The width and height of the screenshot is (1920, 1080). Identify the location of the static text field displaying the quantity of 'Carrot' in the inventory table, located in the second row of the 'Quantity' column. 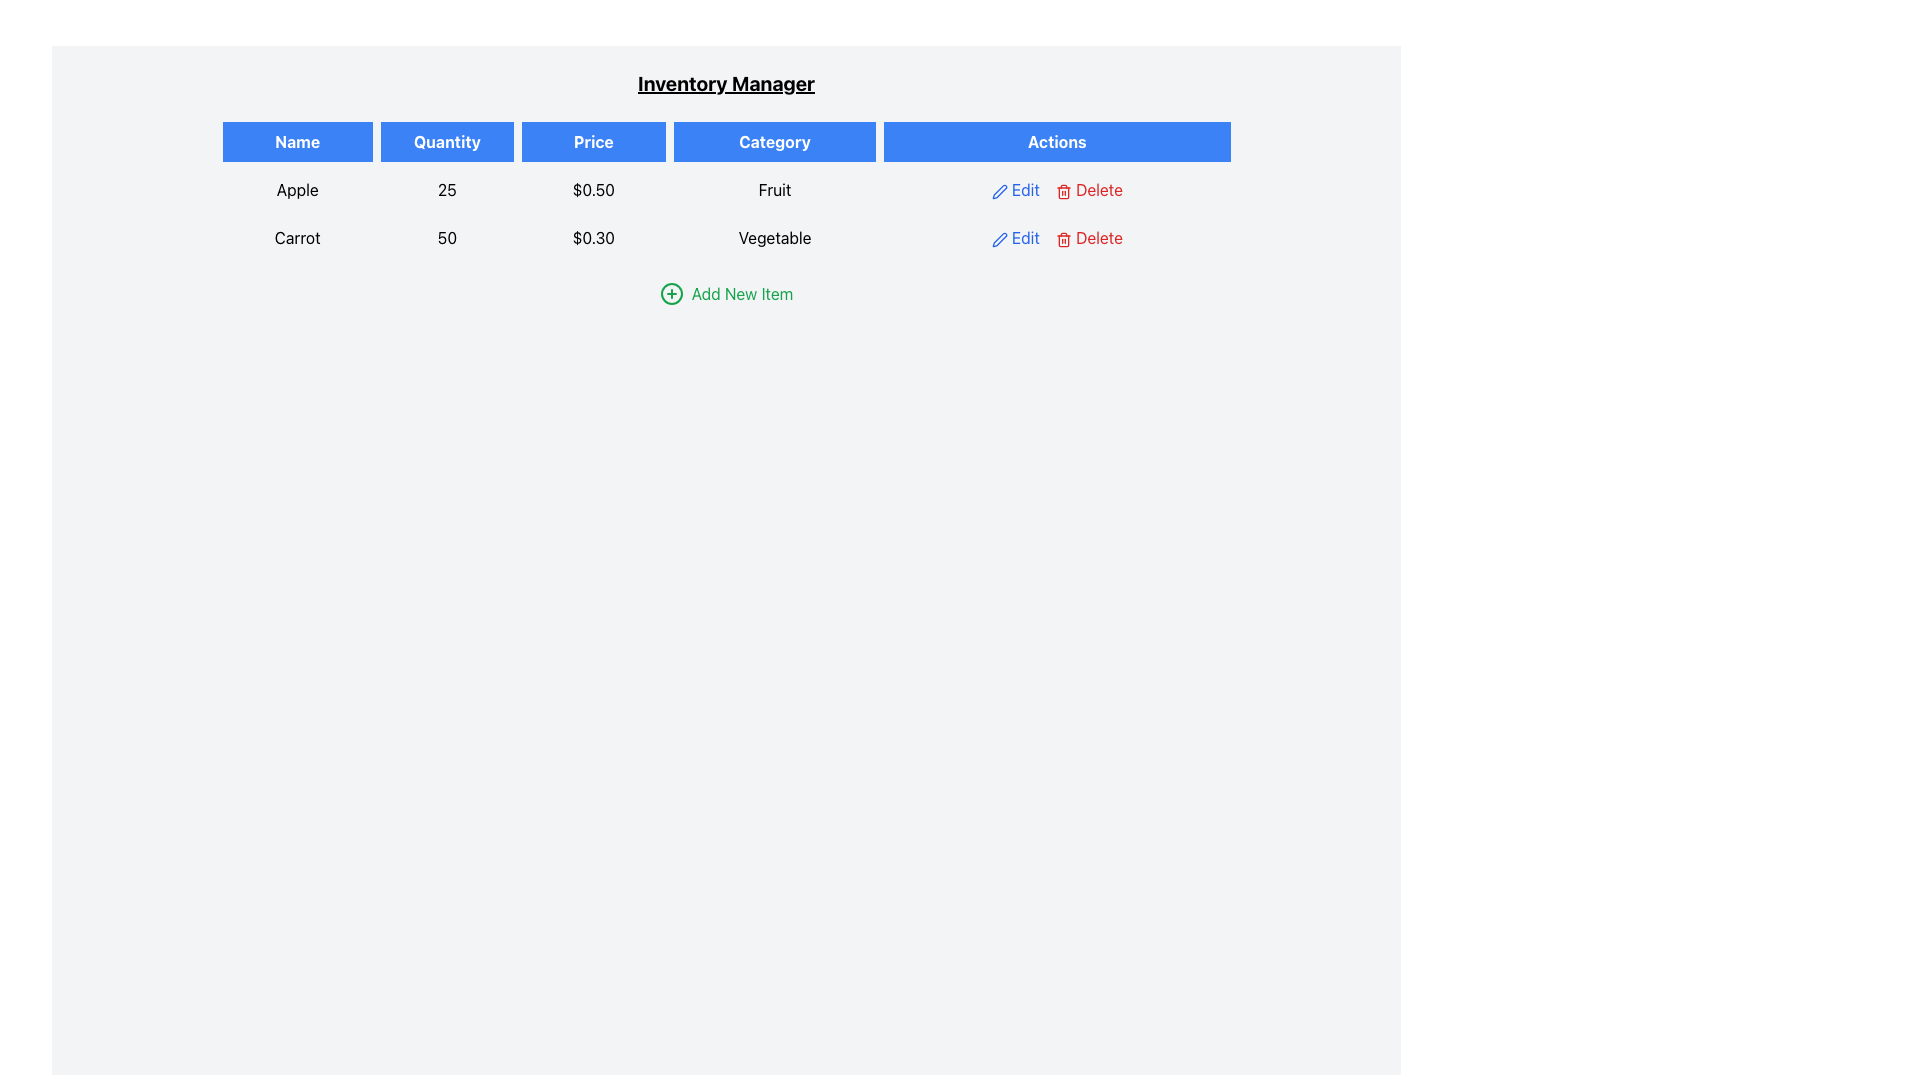
(446, 237).